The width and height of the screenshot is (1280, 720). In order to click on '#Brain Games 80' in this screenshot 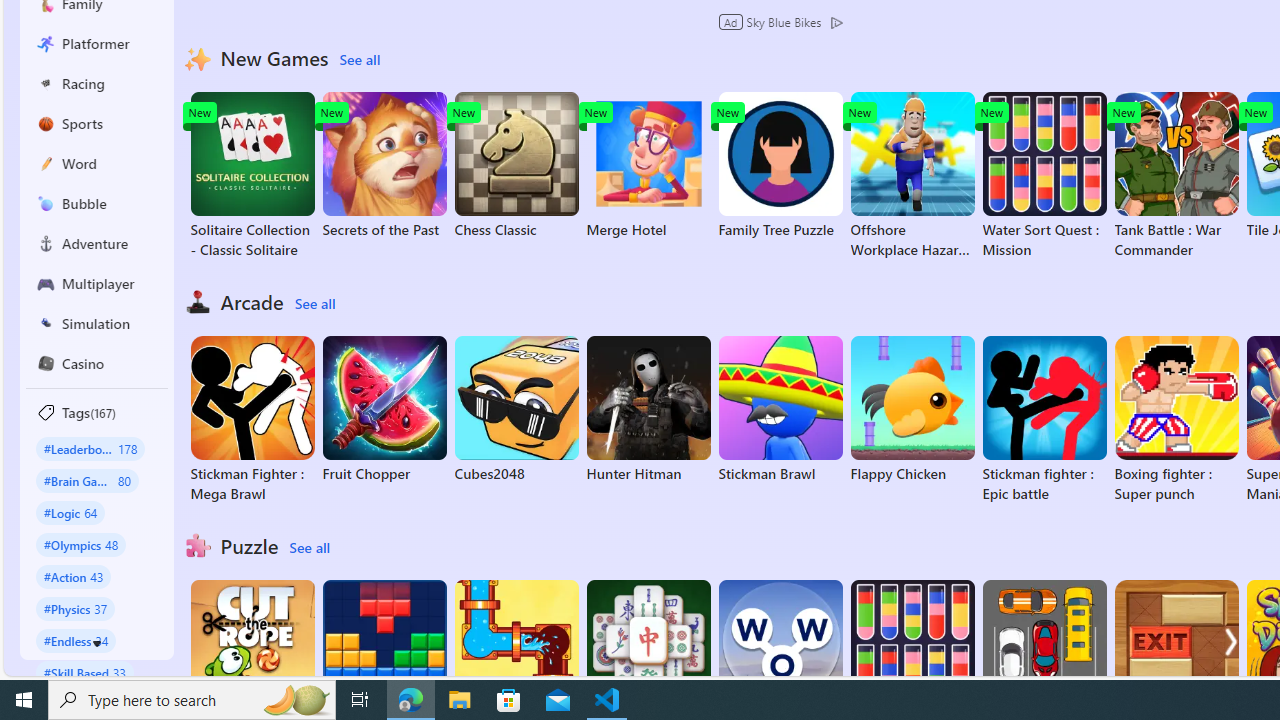, I will do `click(86, 480)`.